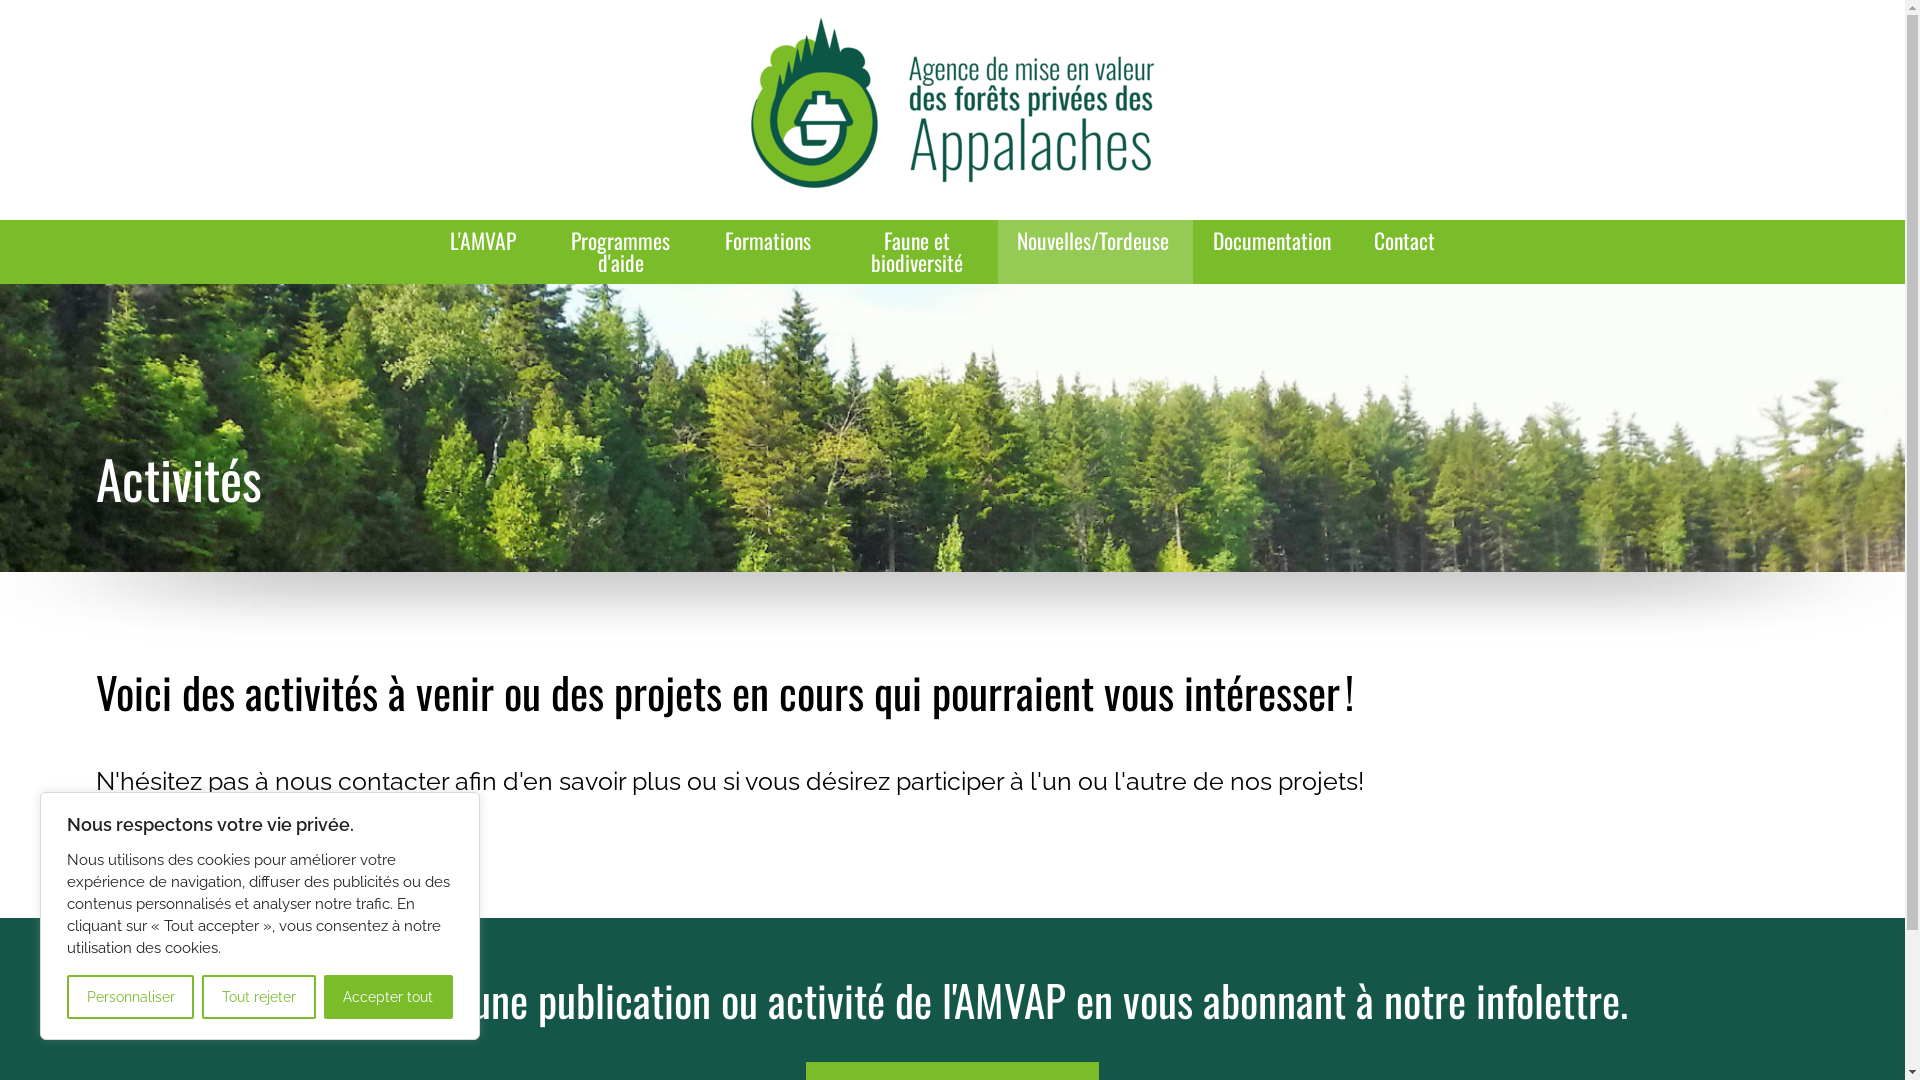 The image size is (1920, 1080). Describe the element at coordinates (1272, 239) in the screenshot. I see `'Documentation'` at that location.